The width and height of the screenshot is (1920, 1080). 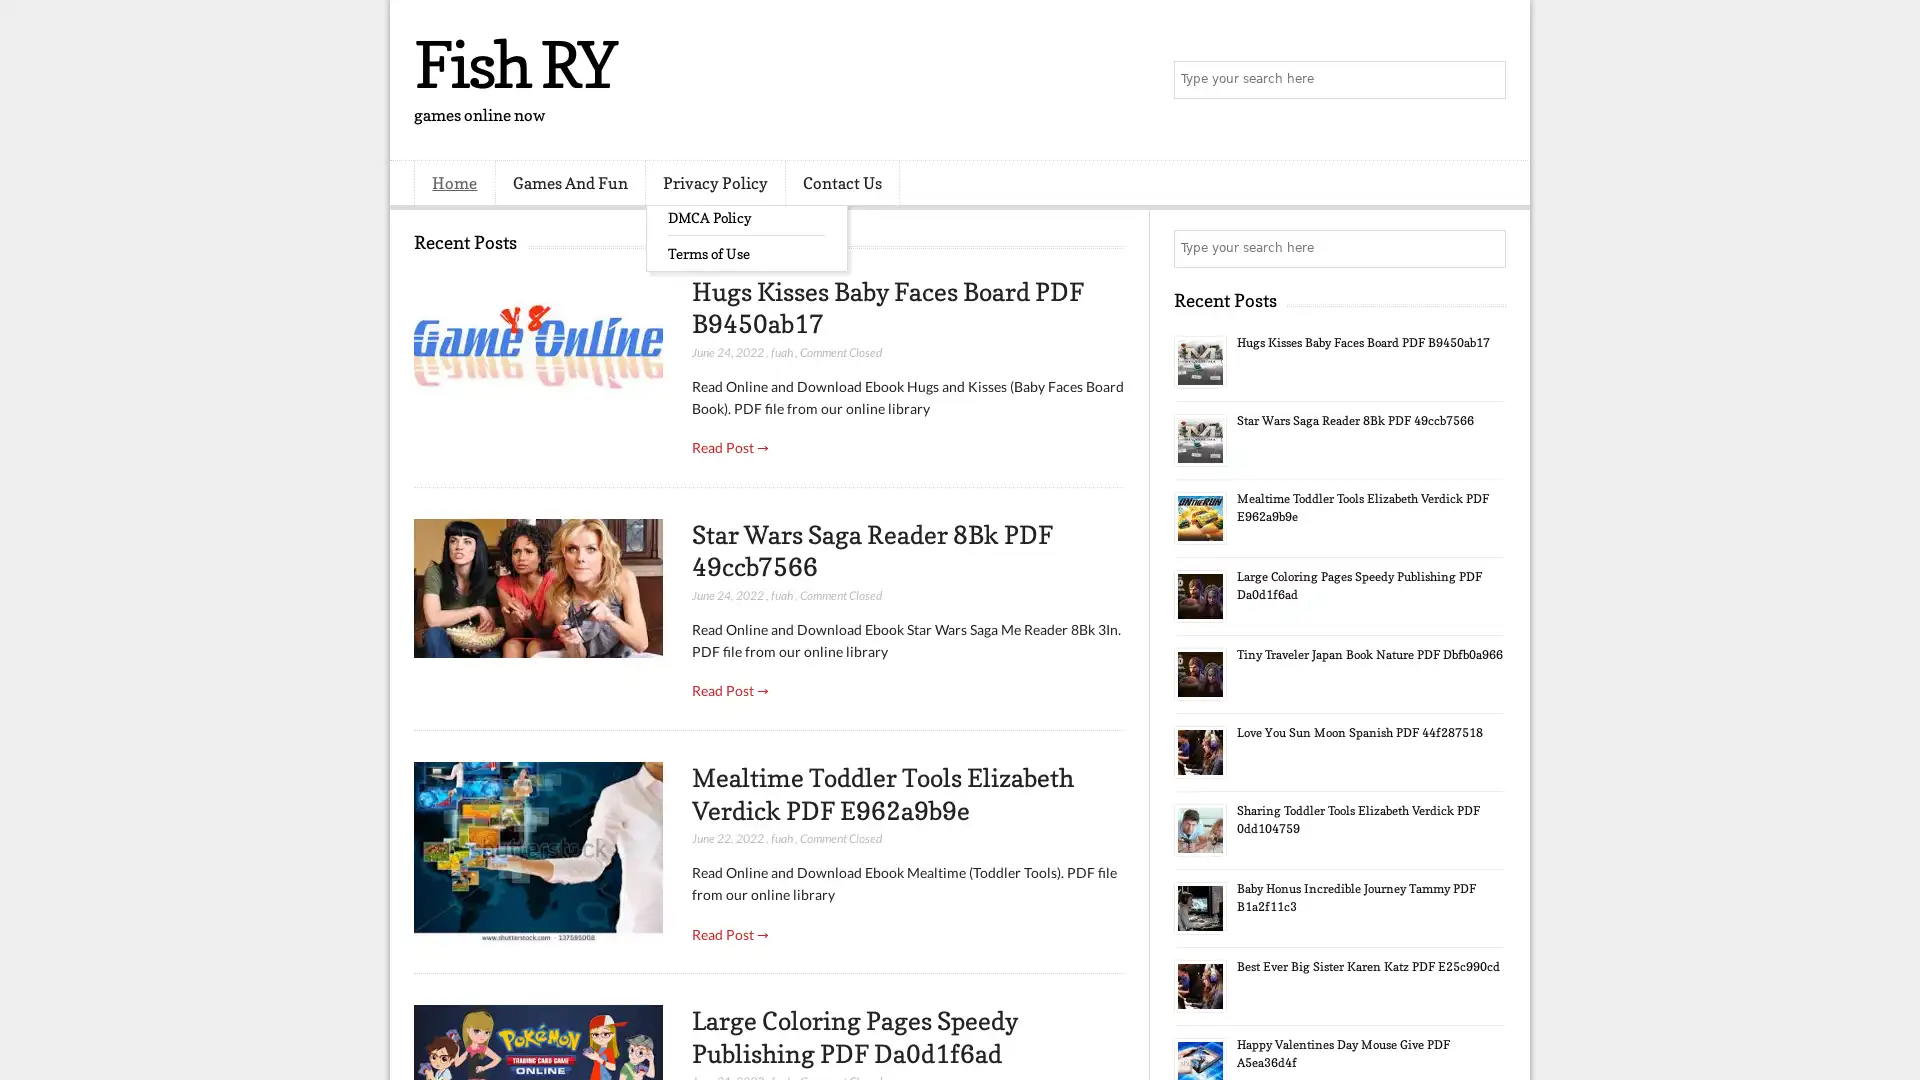 What do you see at coordinates (1485, 80) in the screenshot?
I see `Search` at bounding box center [1485, 80].